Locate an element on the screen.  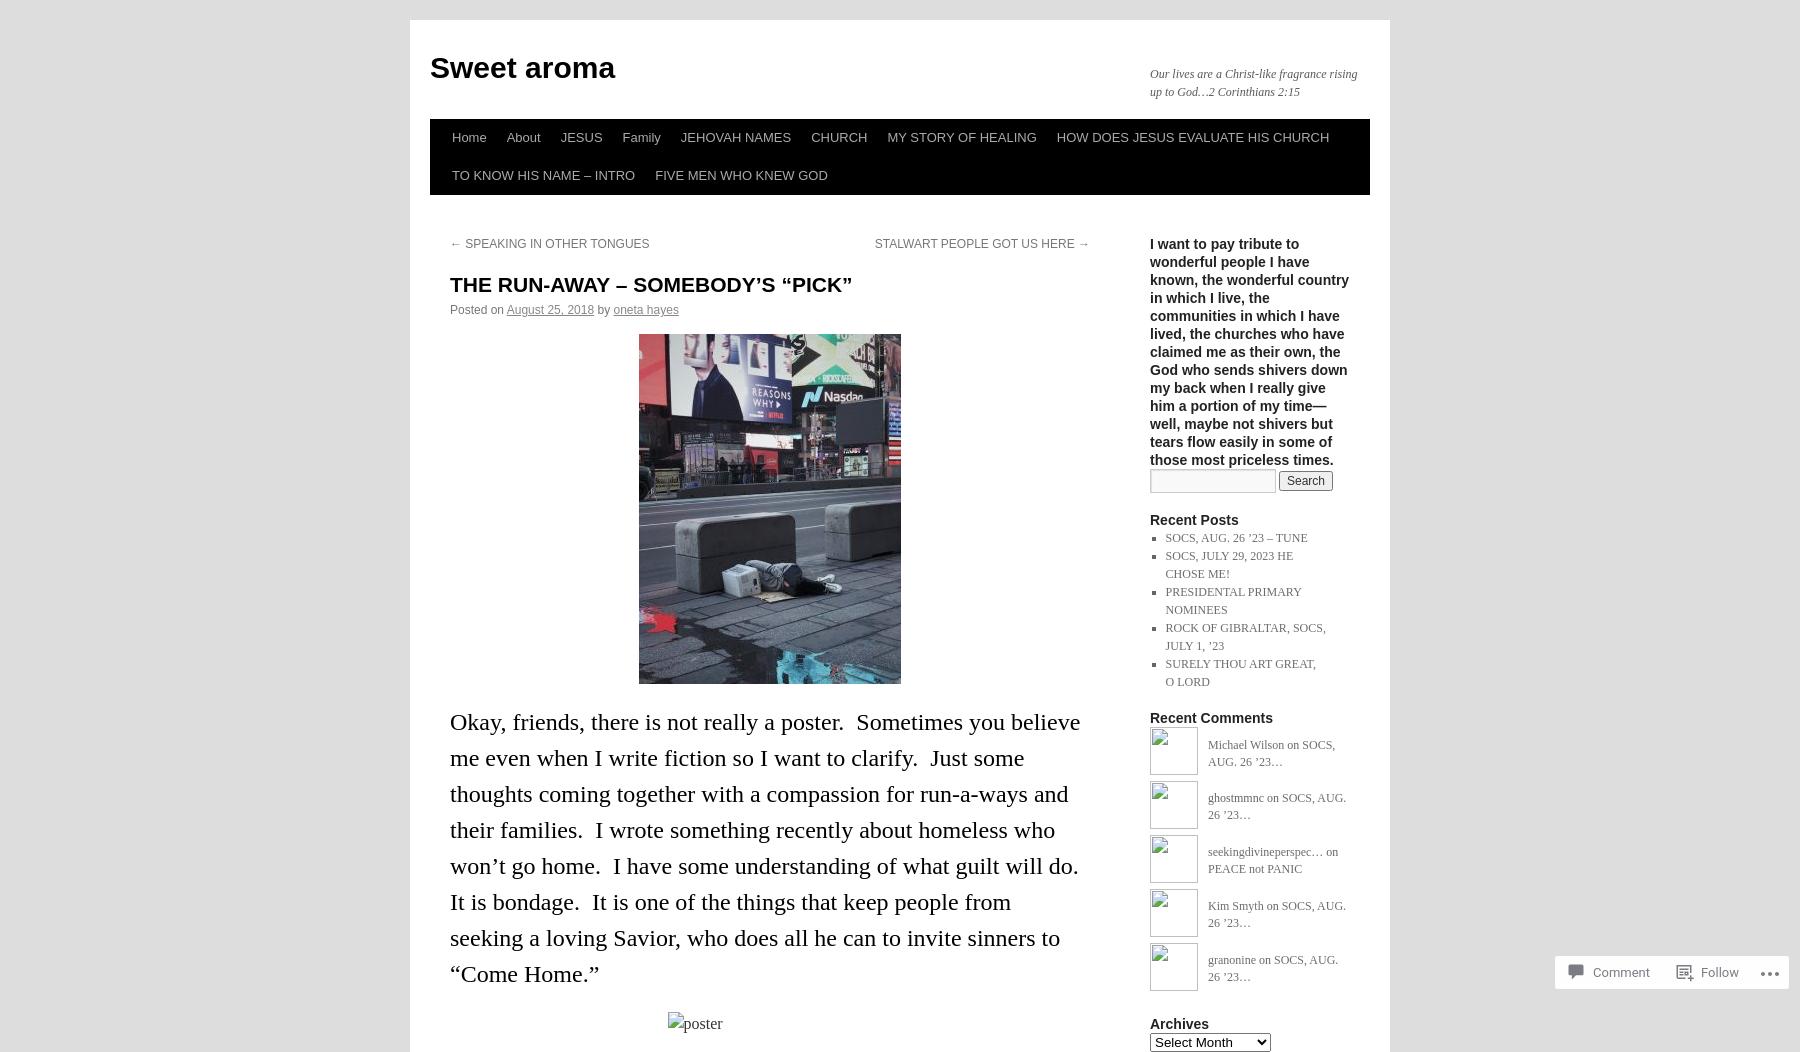
'seekingdivineperspec…' is located at coordinates (1265, 851).